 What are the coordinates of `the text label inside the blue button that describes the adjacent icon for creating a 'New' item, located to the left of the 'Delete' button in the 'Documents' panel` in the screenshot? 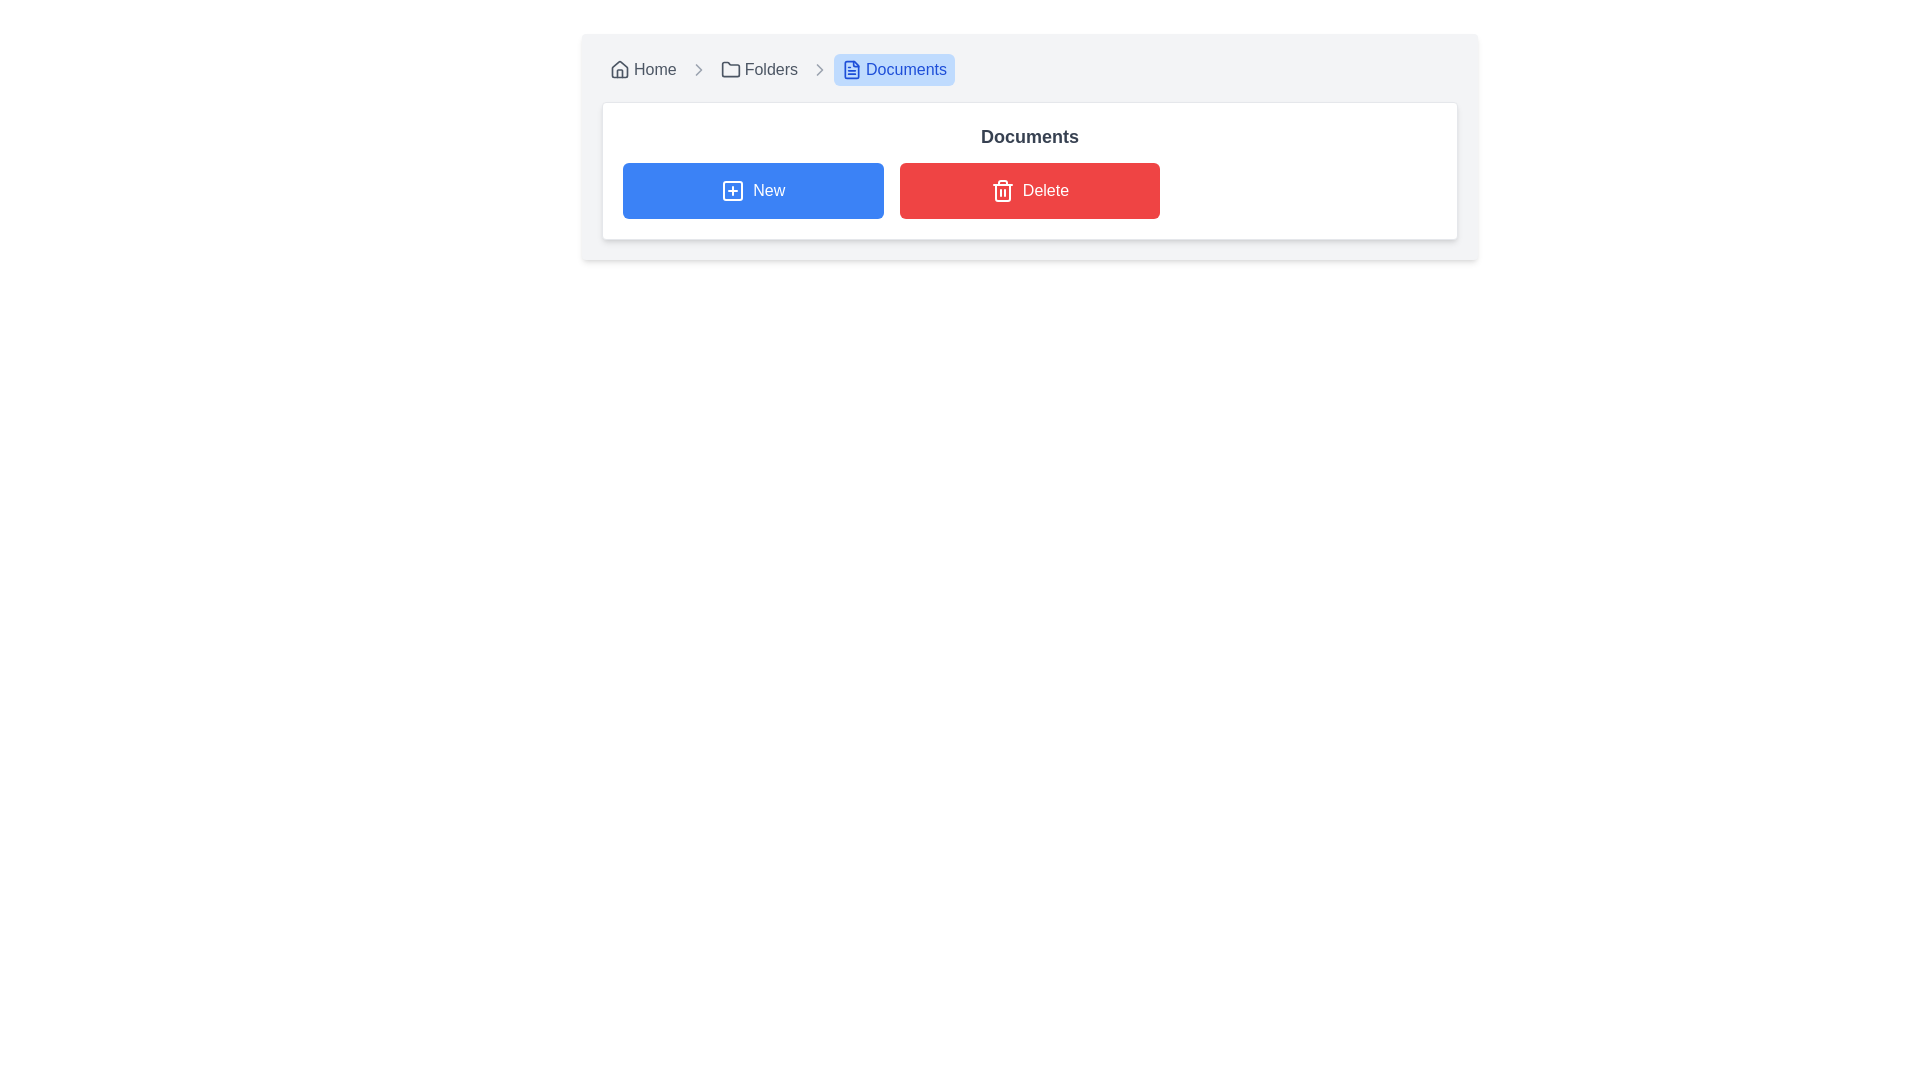 It's located at (768, 191).